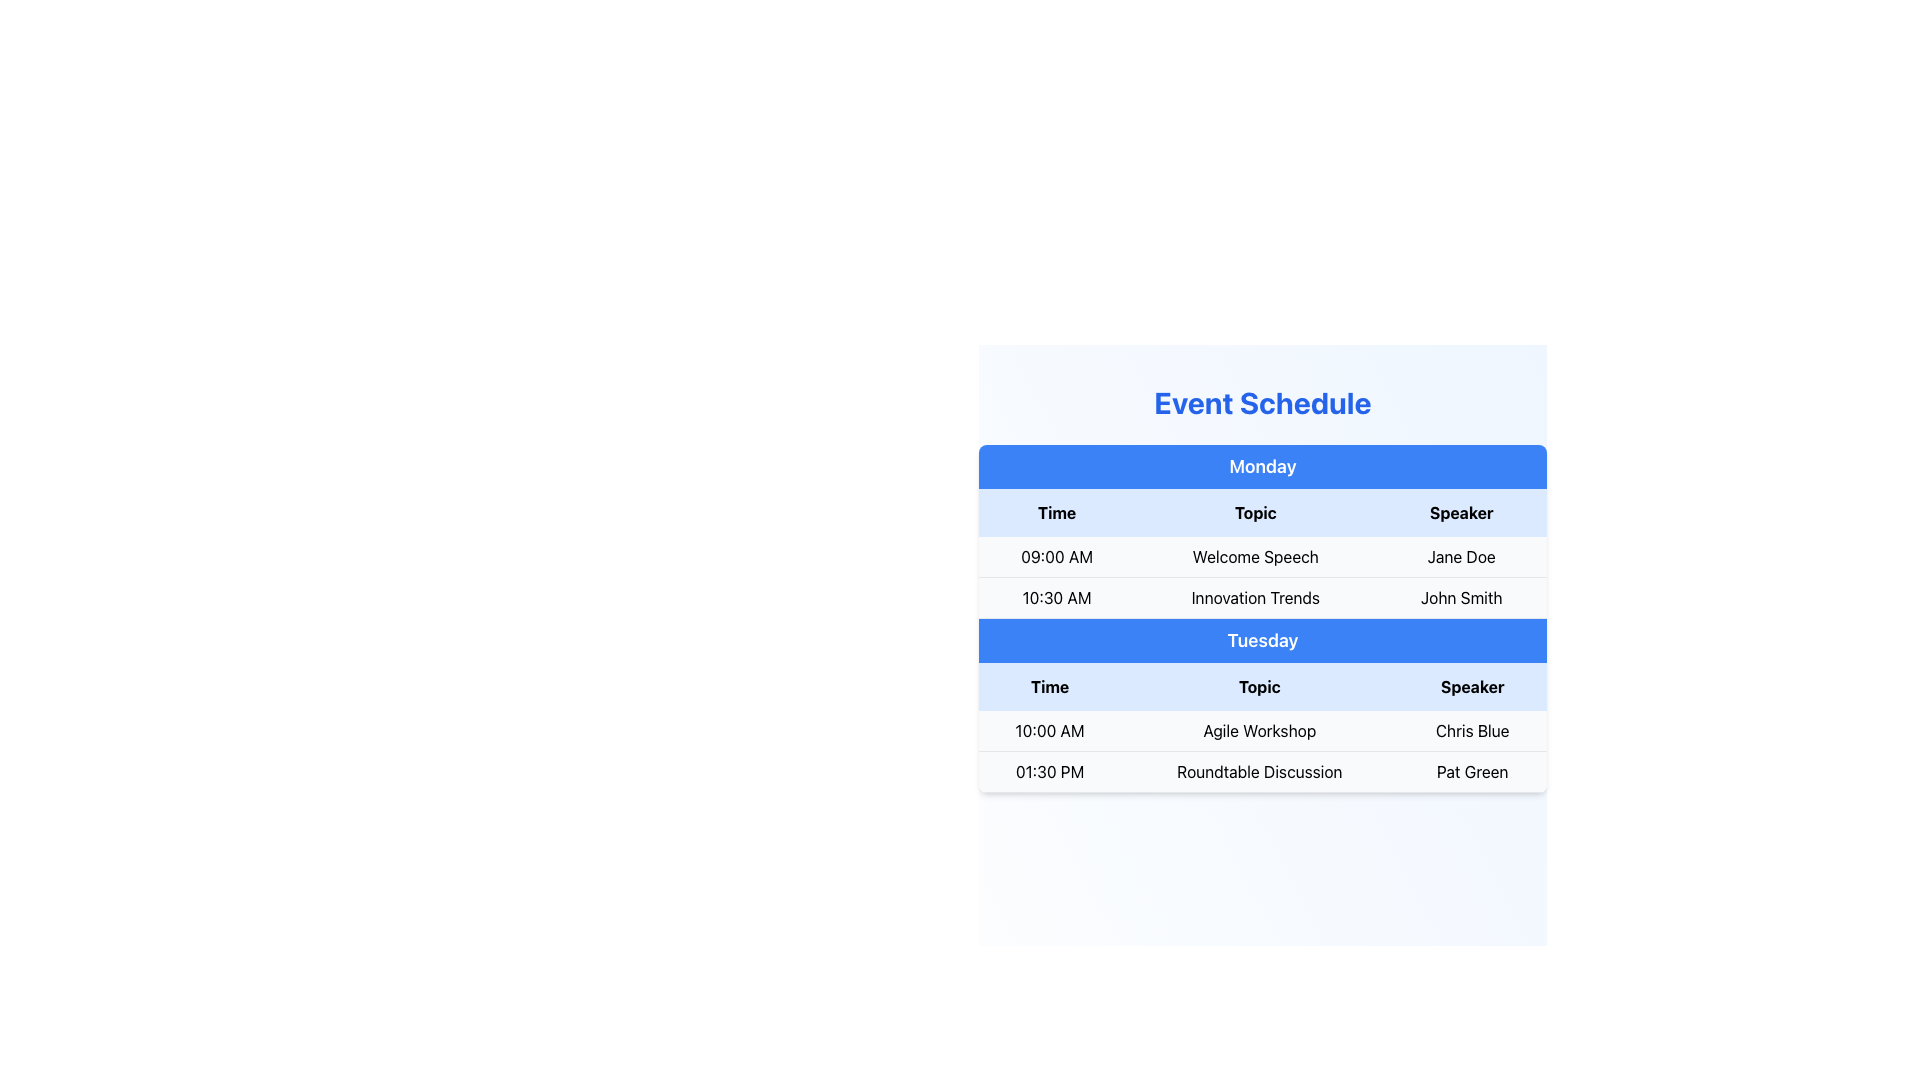  What do you see at coordinates (1261, 596) in the screenshot?
I see `the table row displaying the event scheduled for '10:30 AM' titled 'Innovation Trends' with speaker 'John Smith'` at bounding box center [1261, 596].